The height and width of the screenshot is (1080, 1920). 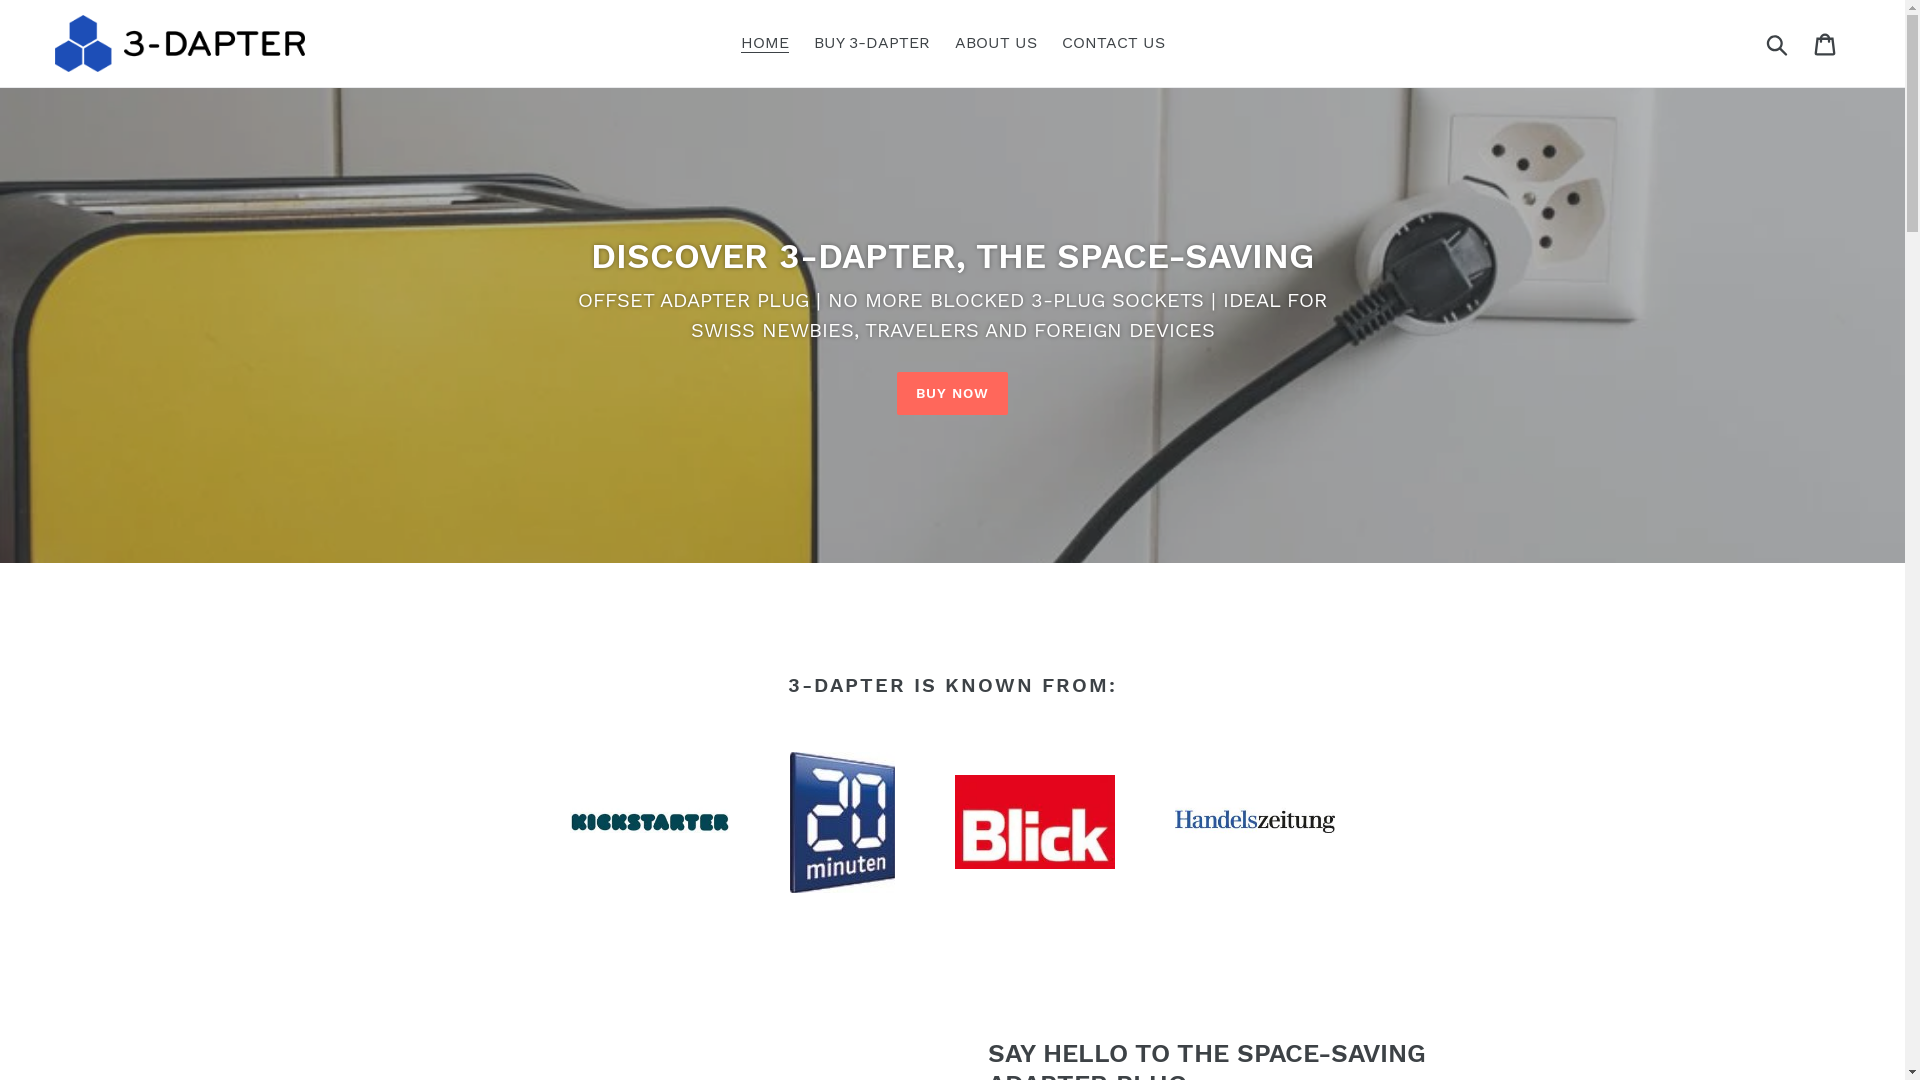 What do you see at coordinates (1050, 42) in the screenshot?
I see `'CONTACT US'` at bounding box center [1050, 42].